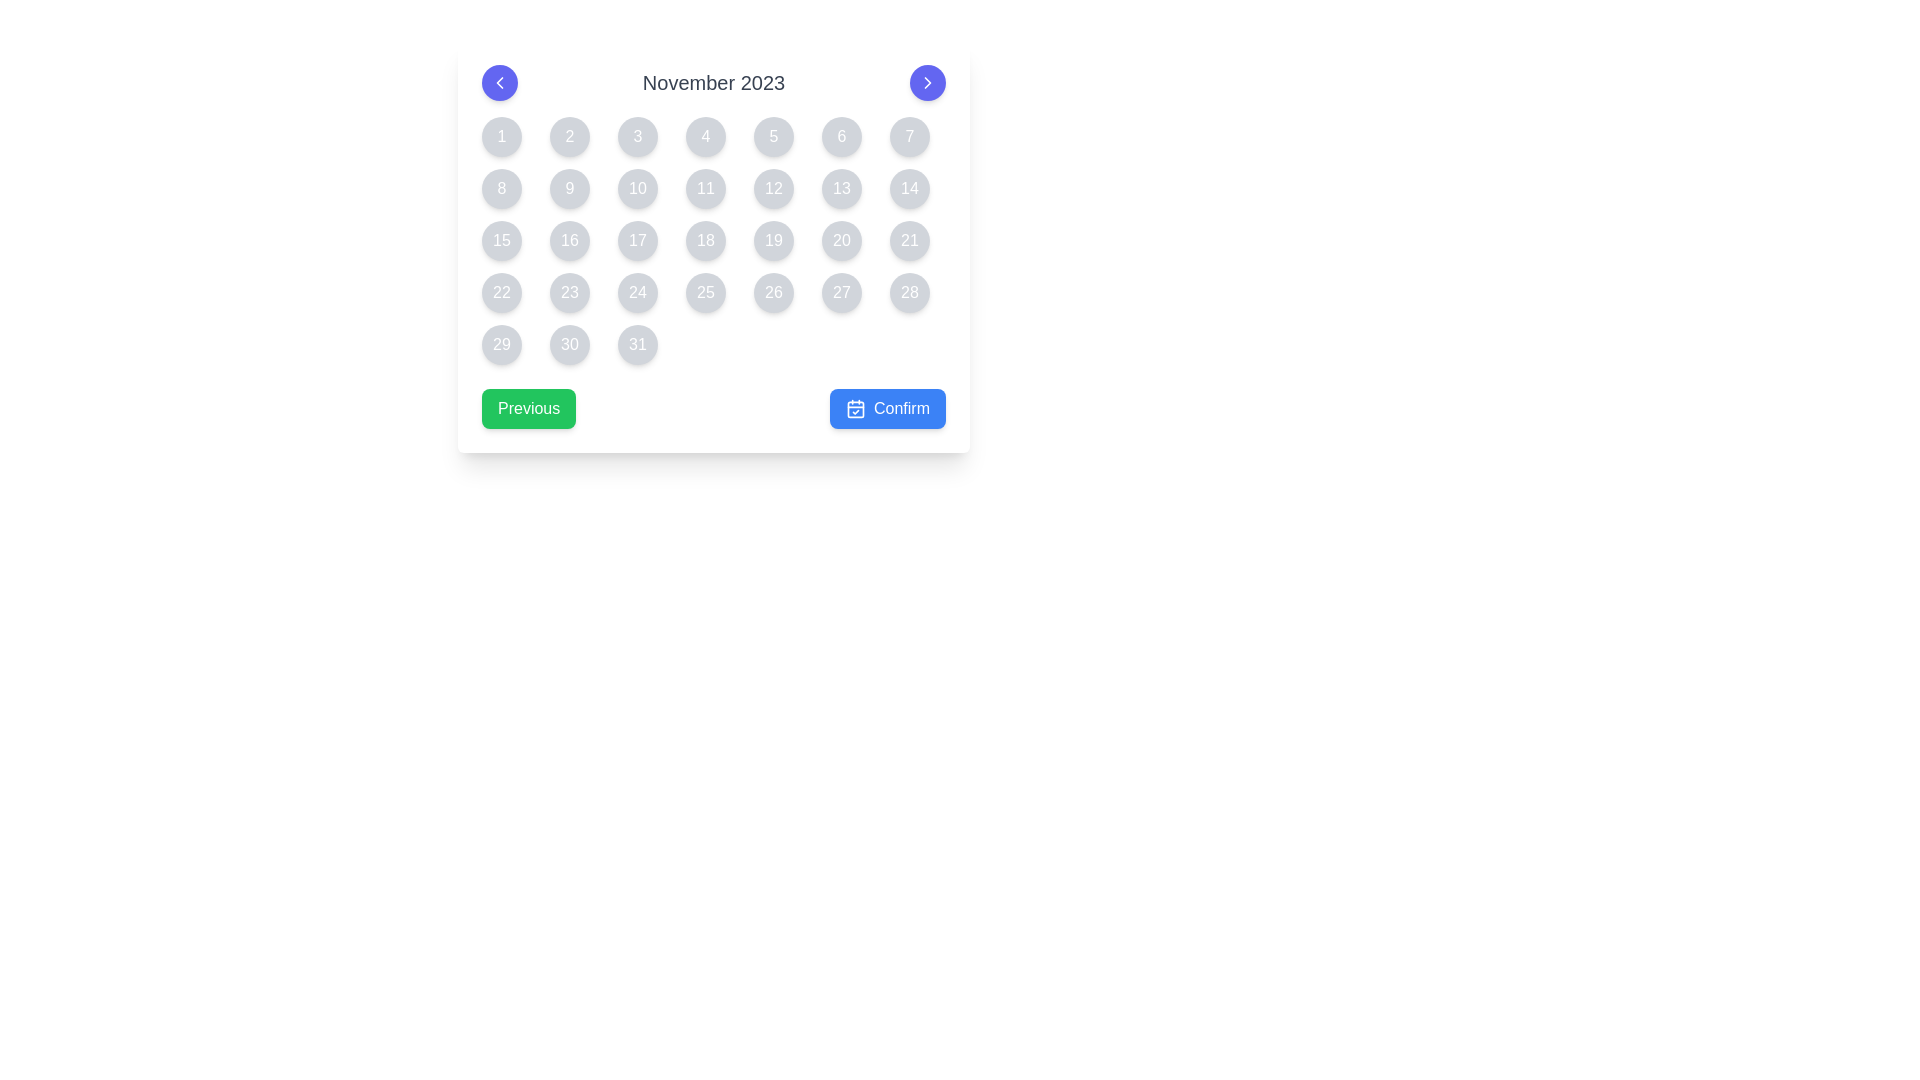 This screenshot has height=1080, width=1920. I want to click on the circular button with the number '20' in the calendar interface to change its background color, so click(841, 239).